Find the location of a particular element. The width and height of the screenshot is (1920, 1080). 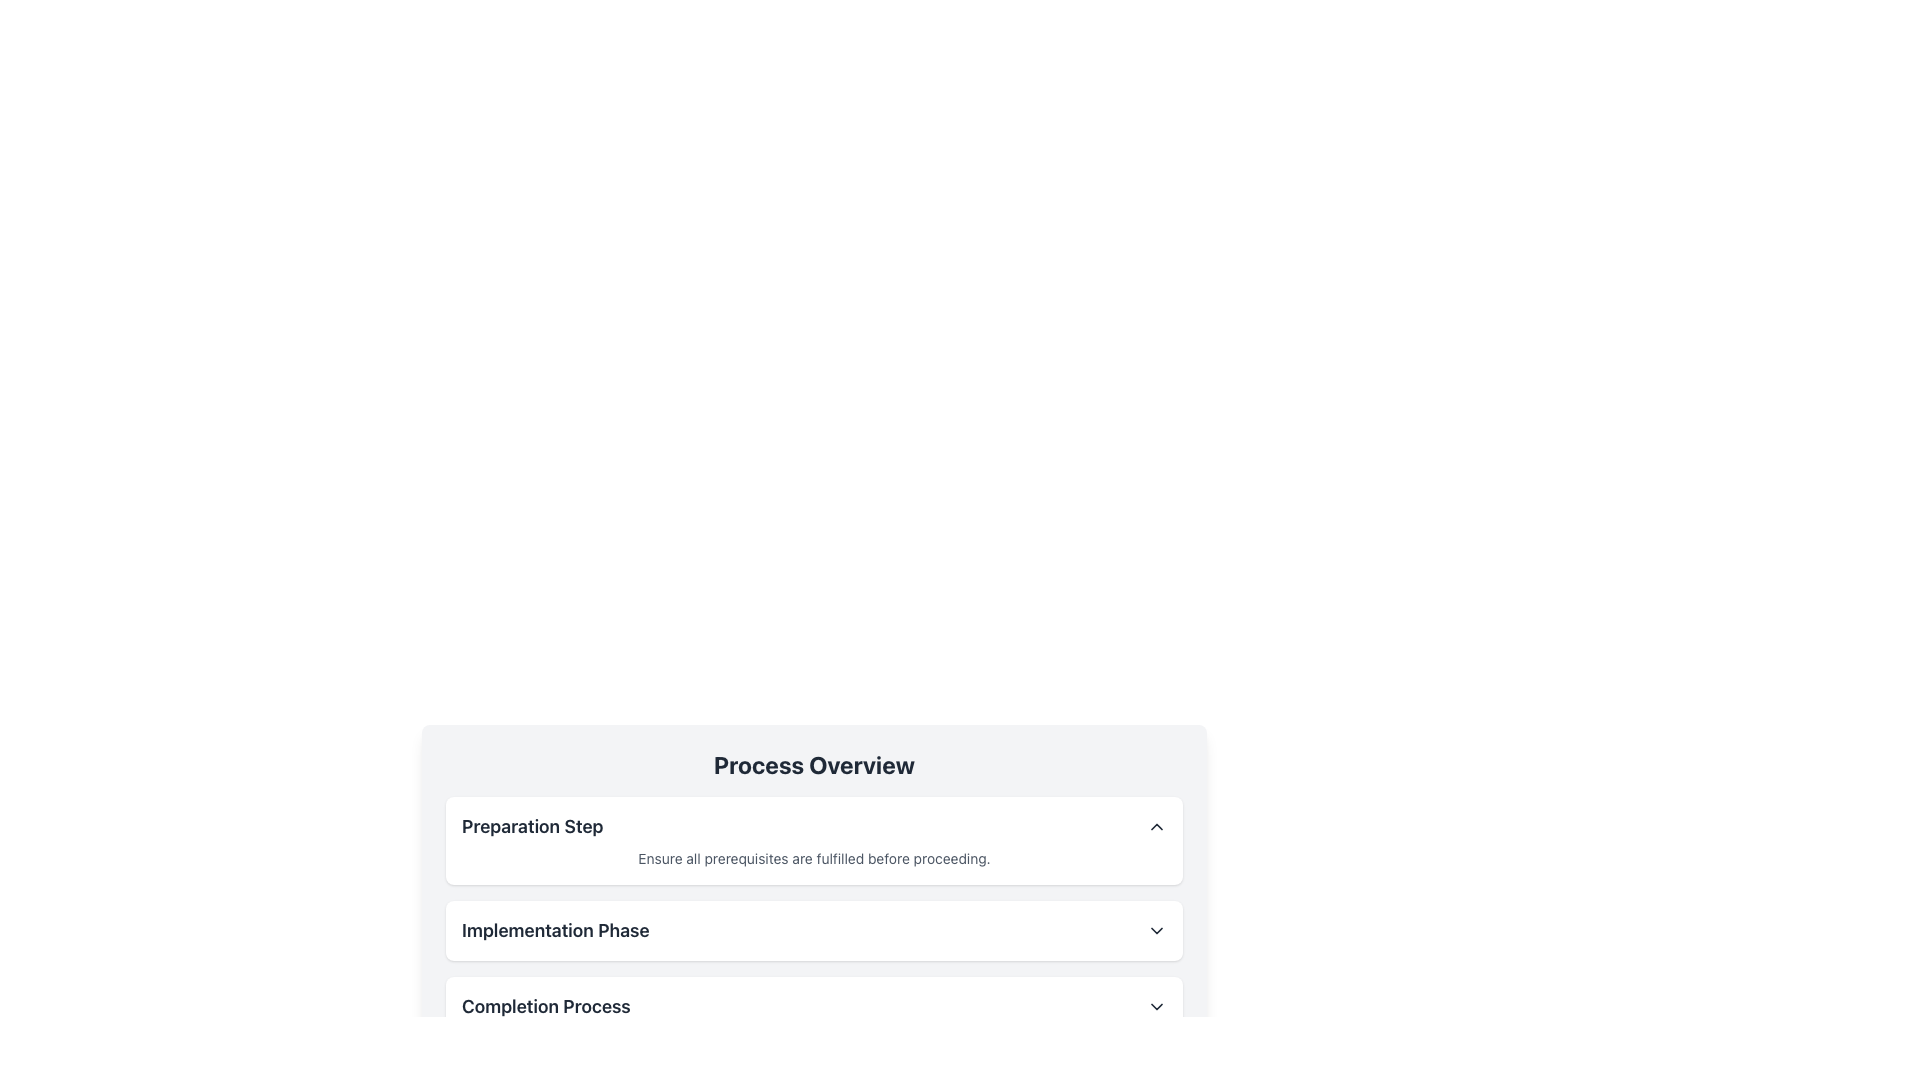

the text label that states 'Ensure all prerequisites are fulfilled before proceeding.', located beneath the 'Preparation Step' section header is located at coordinates (814, 858).